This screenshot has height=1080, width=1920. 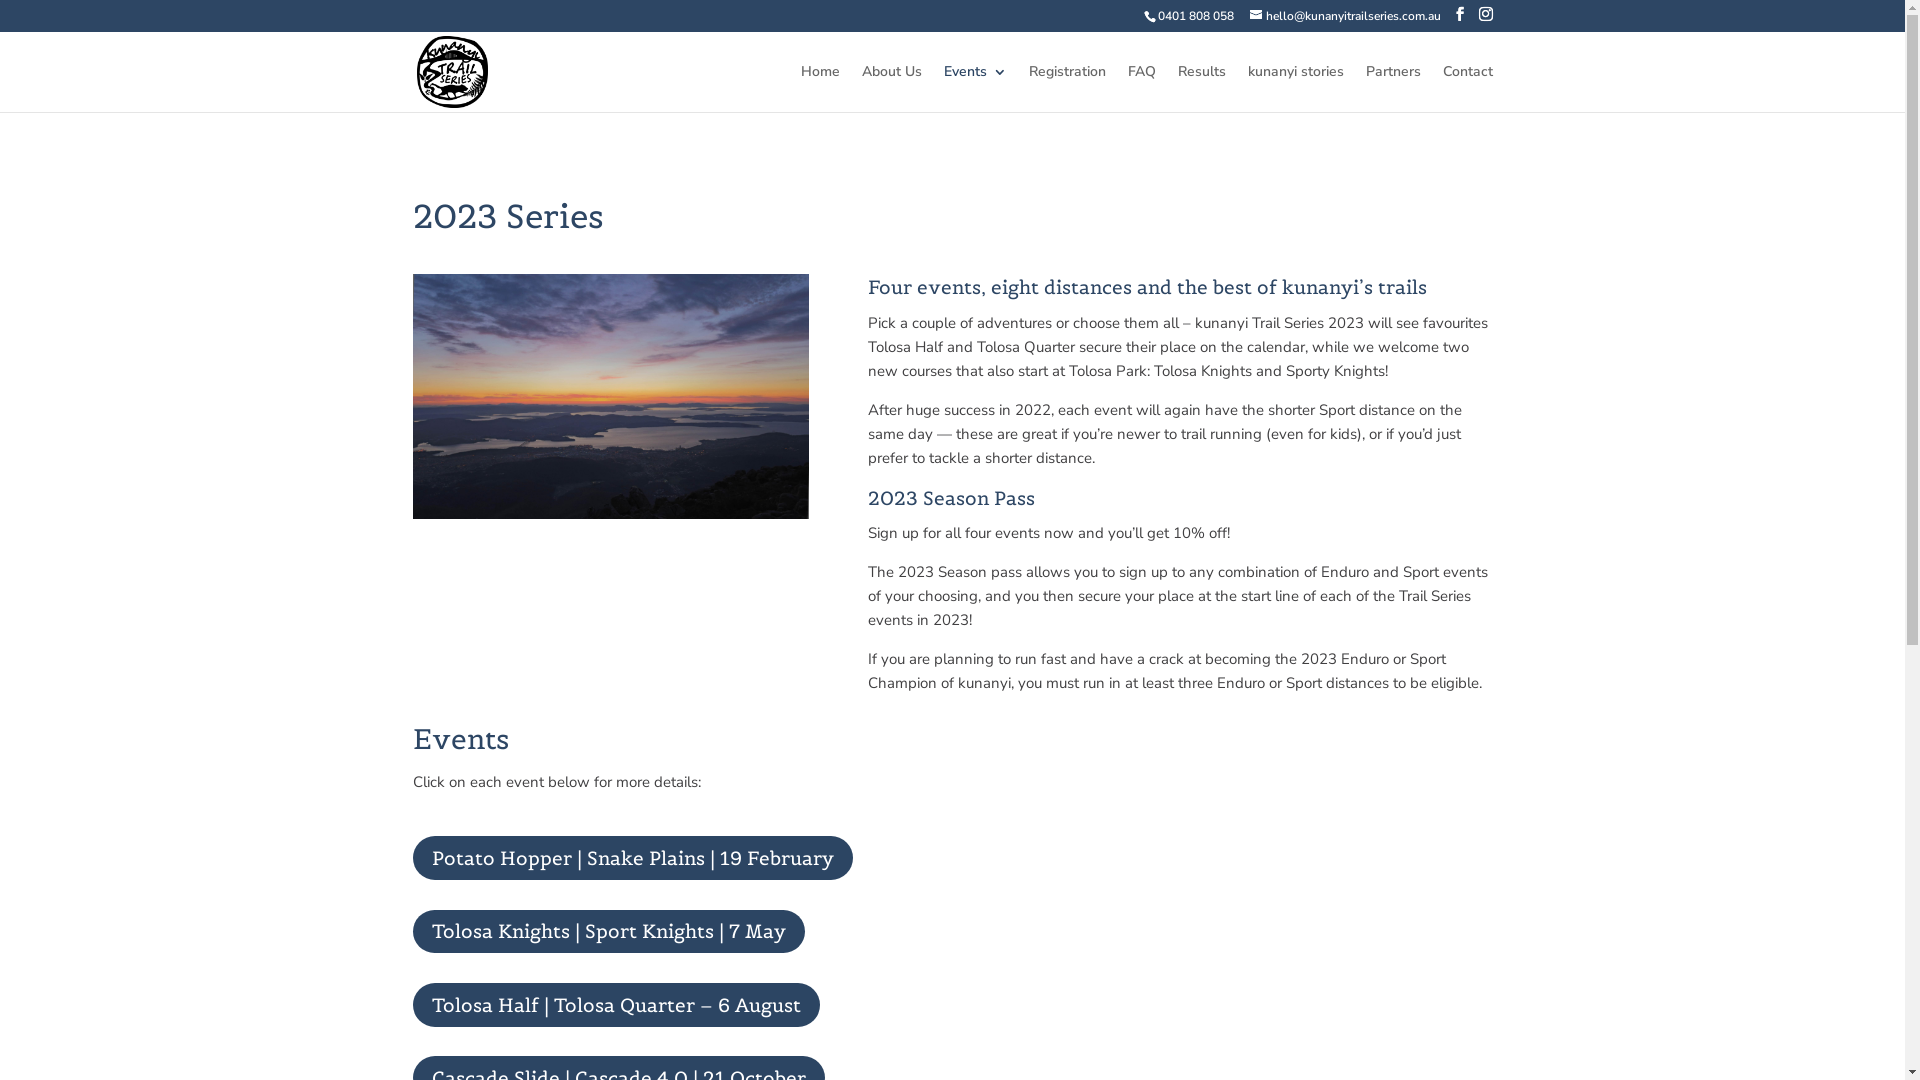 I want to click on 'Potato Hopper | Snake Plains | 19 February', so click(x=631, y=856).